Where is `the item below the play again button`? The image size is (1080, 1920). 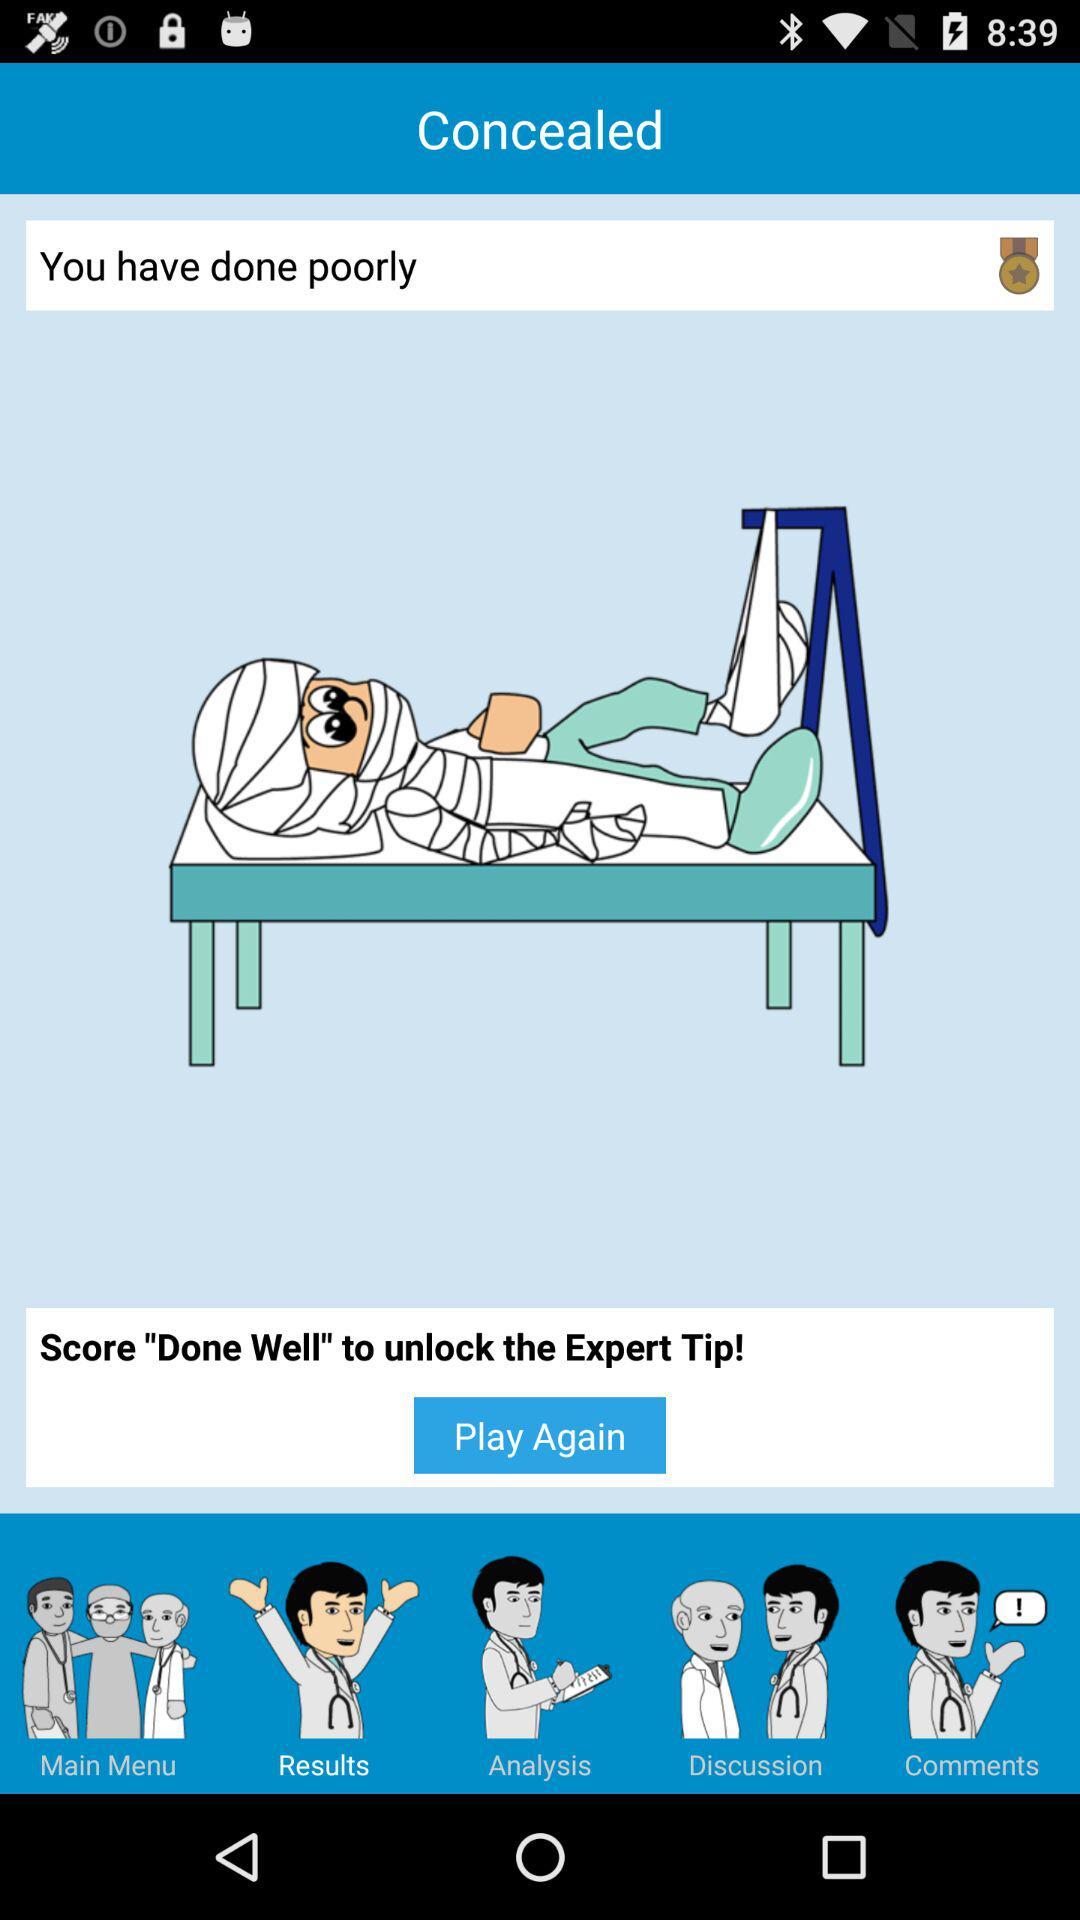
the item below the play again button is located at coordinates (323, 1653).